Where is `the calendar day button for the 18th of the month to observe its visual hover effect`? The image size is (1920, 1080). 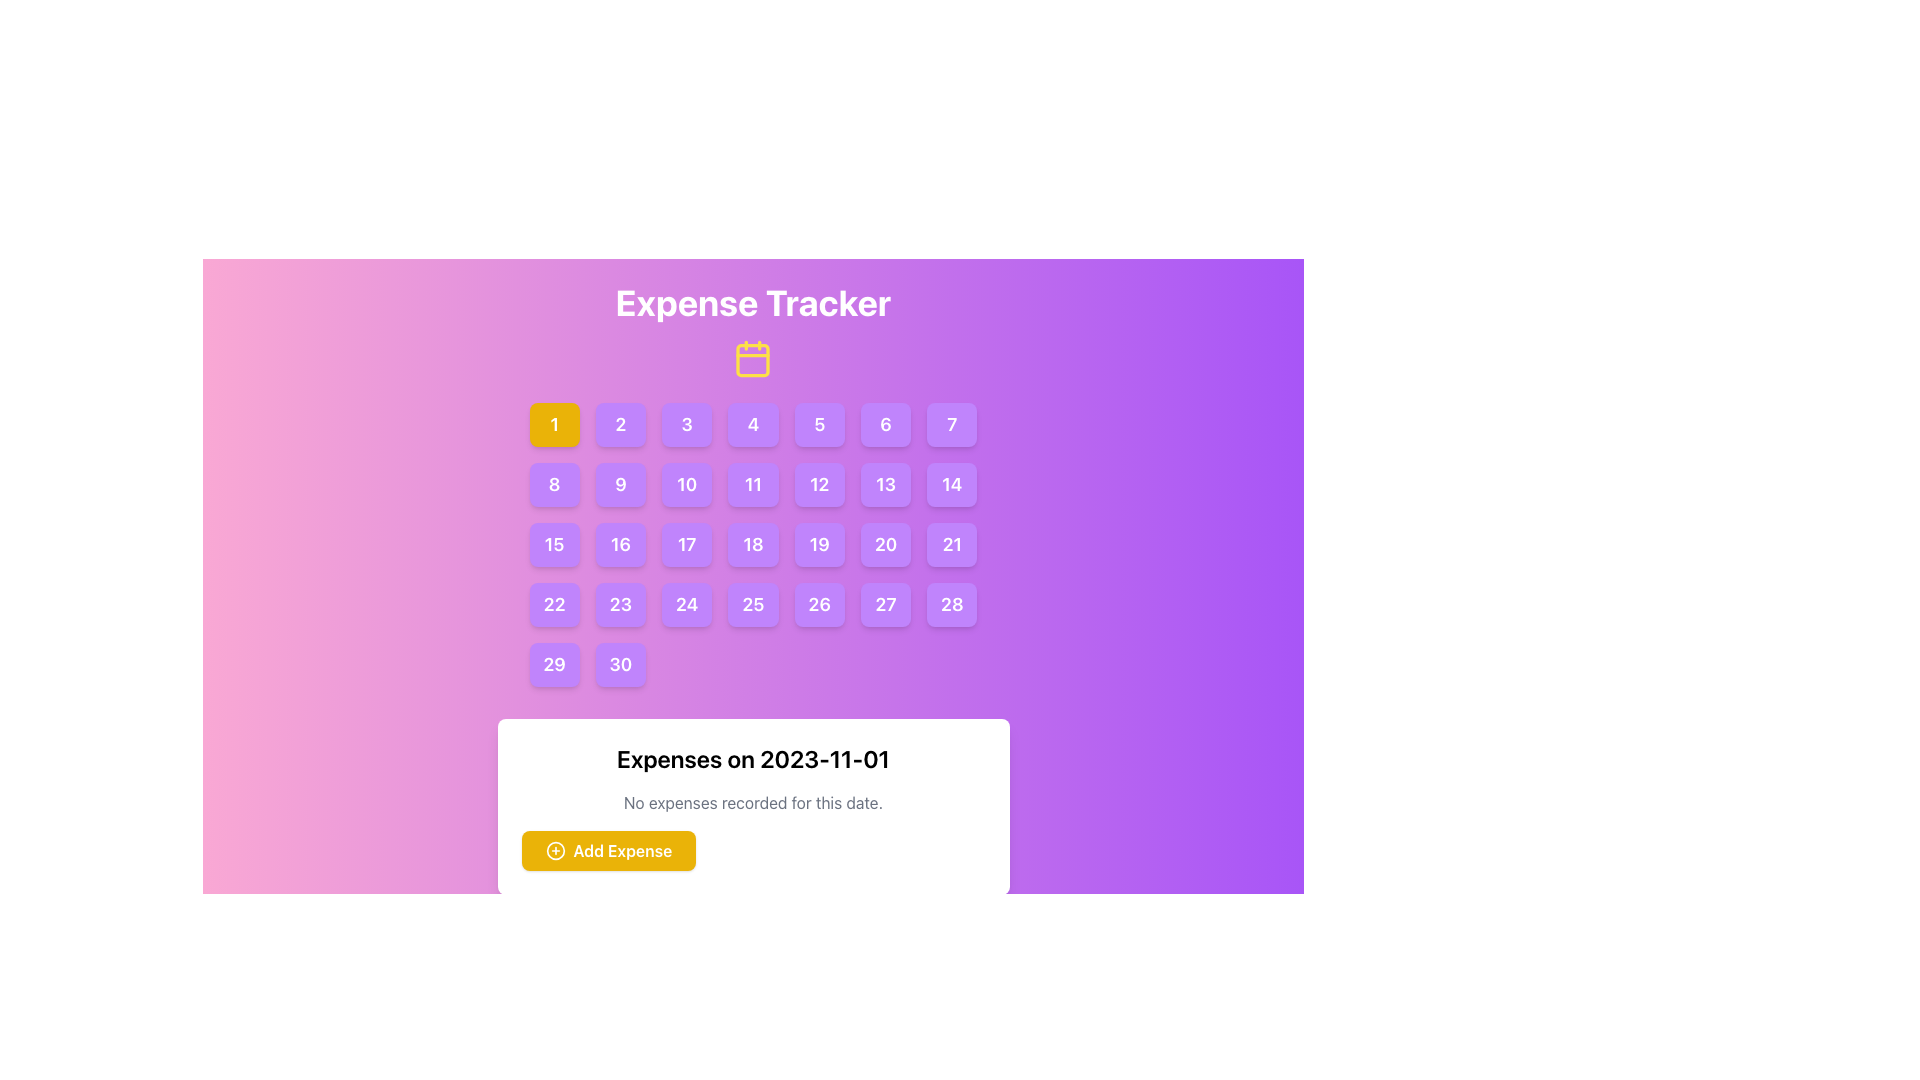 the calendar day button for the 18th of the month to observe its visual hover effect is located at coordinates (752, 544).